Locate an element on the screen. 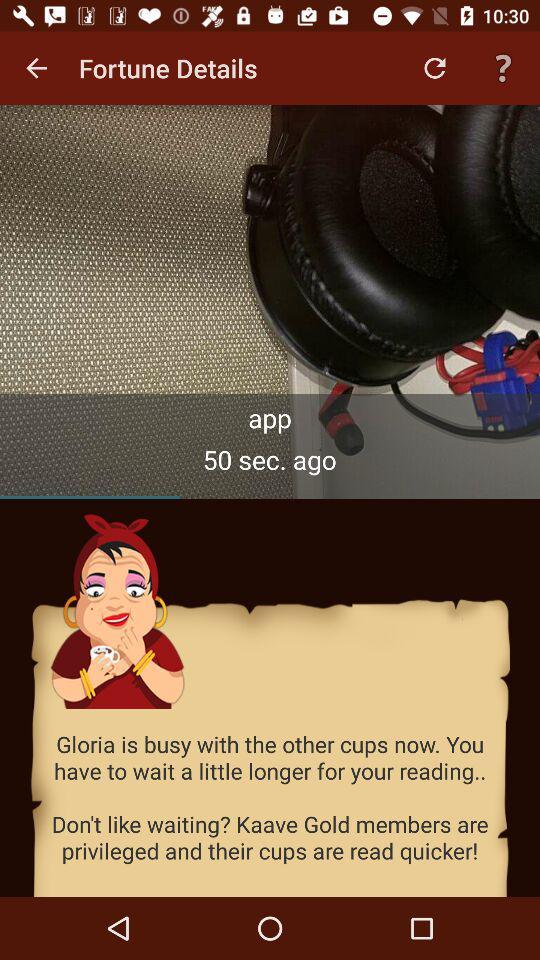 This screenshot has height=960, width=540. the item next to the fortune details icon is located at coordinates (434, 68).